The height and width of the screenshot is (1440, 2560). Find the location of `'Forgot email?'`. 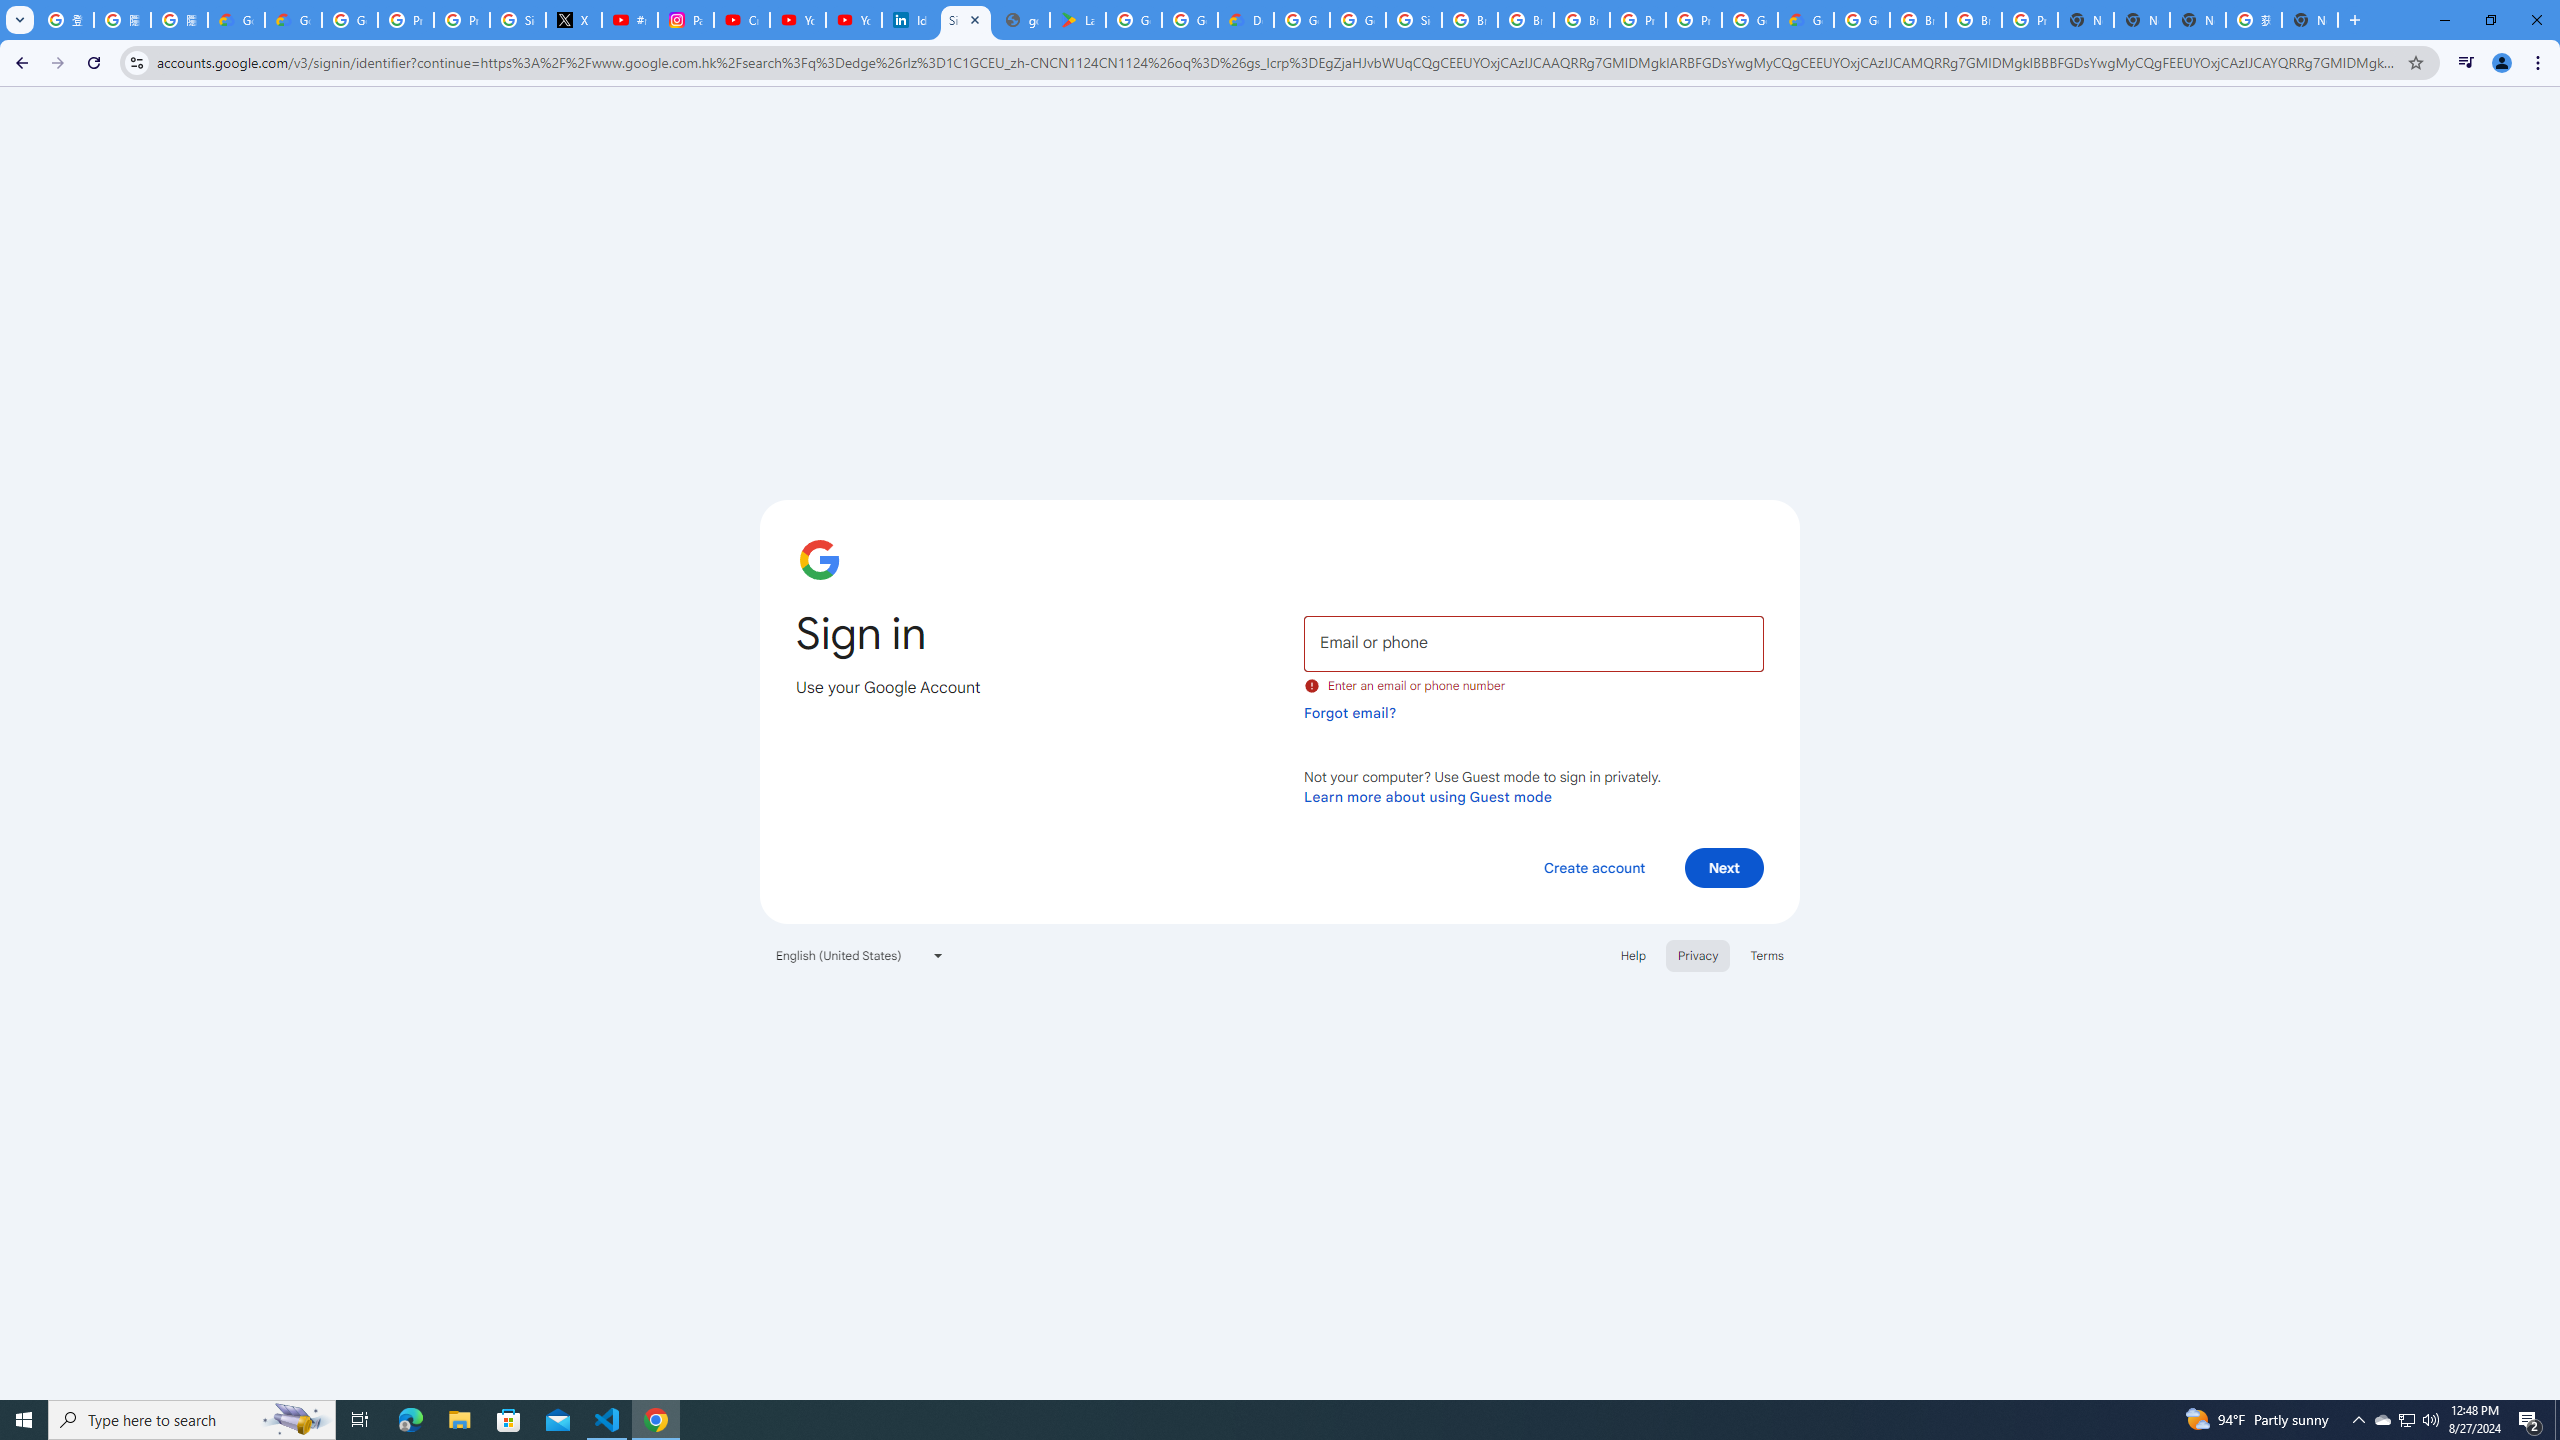

'Forgot email?' is located at coordinates (1349, 712).